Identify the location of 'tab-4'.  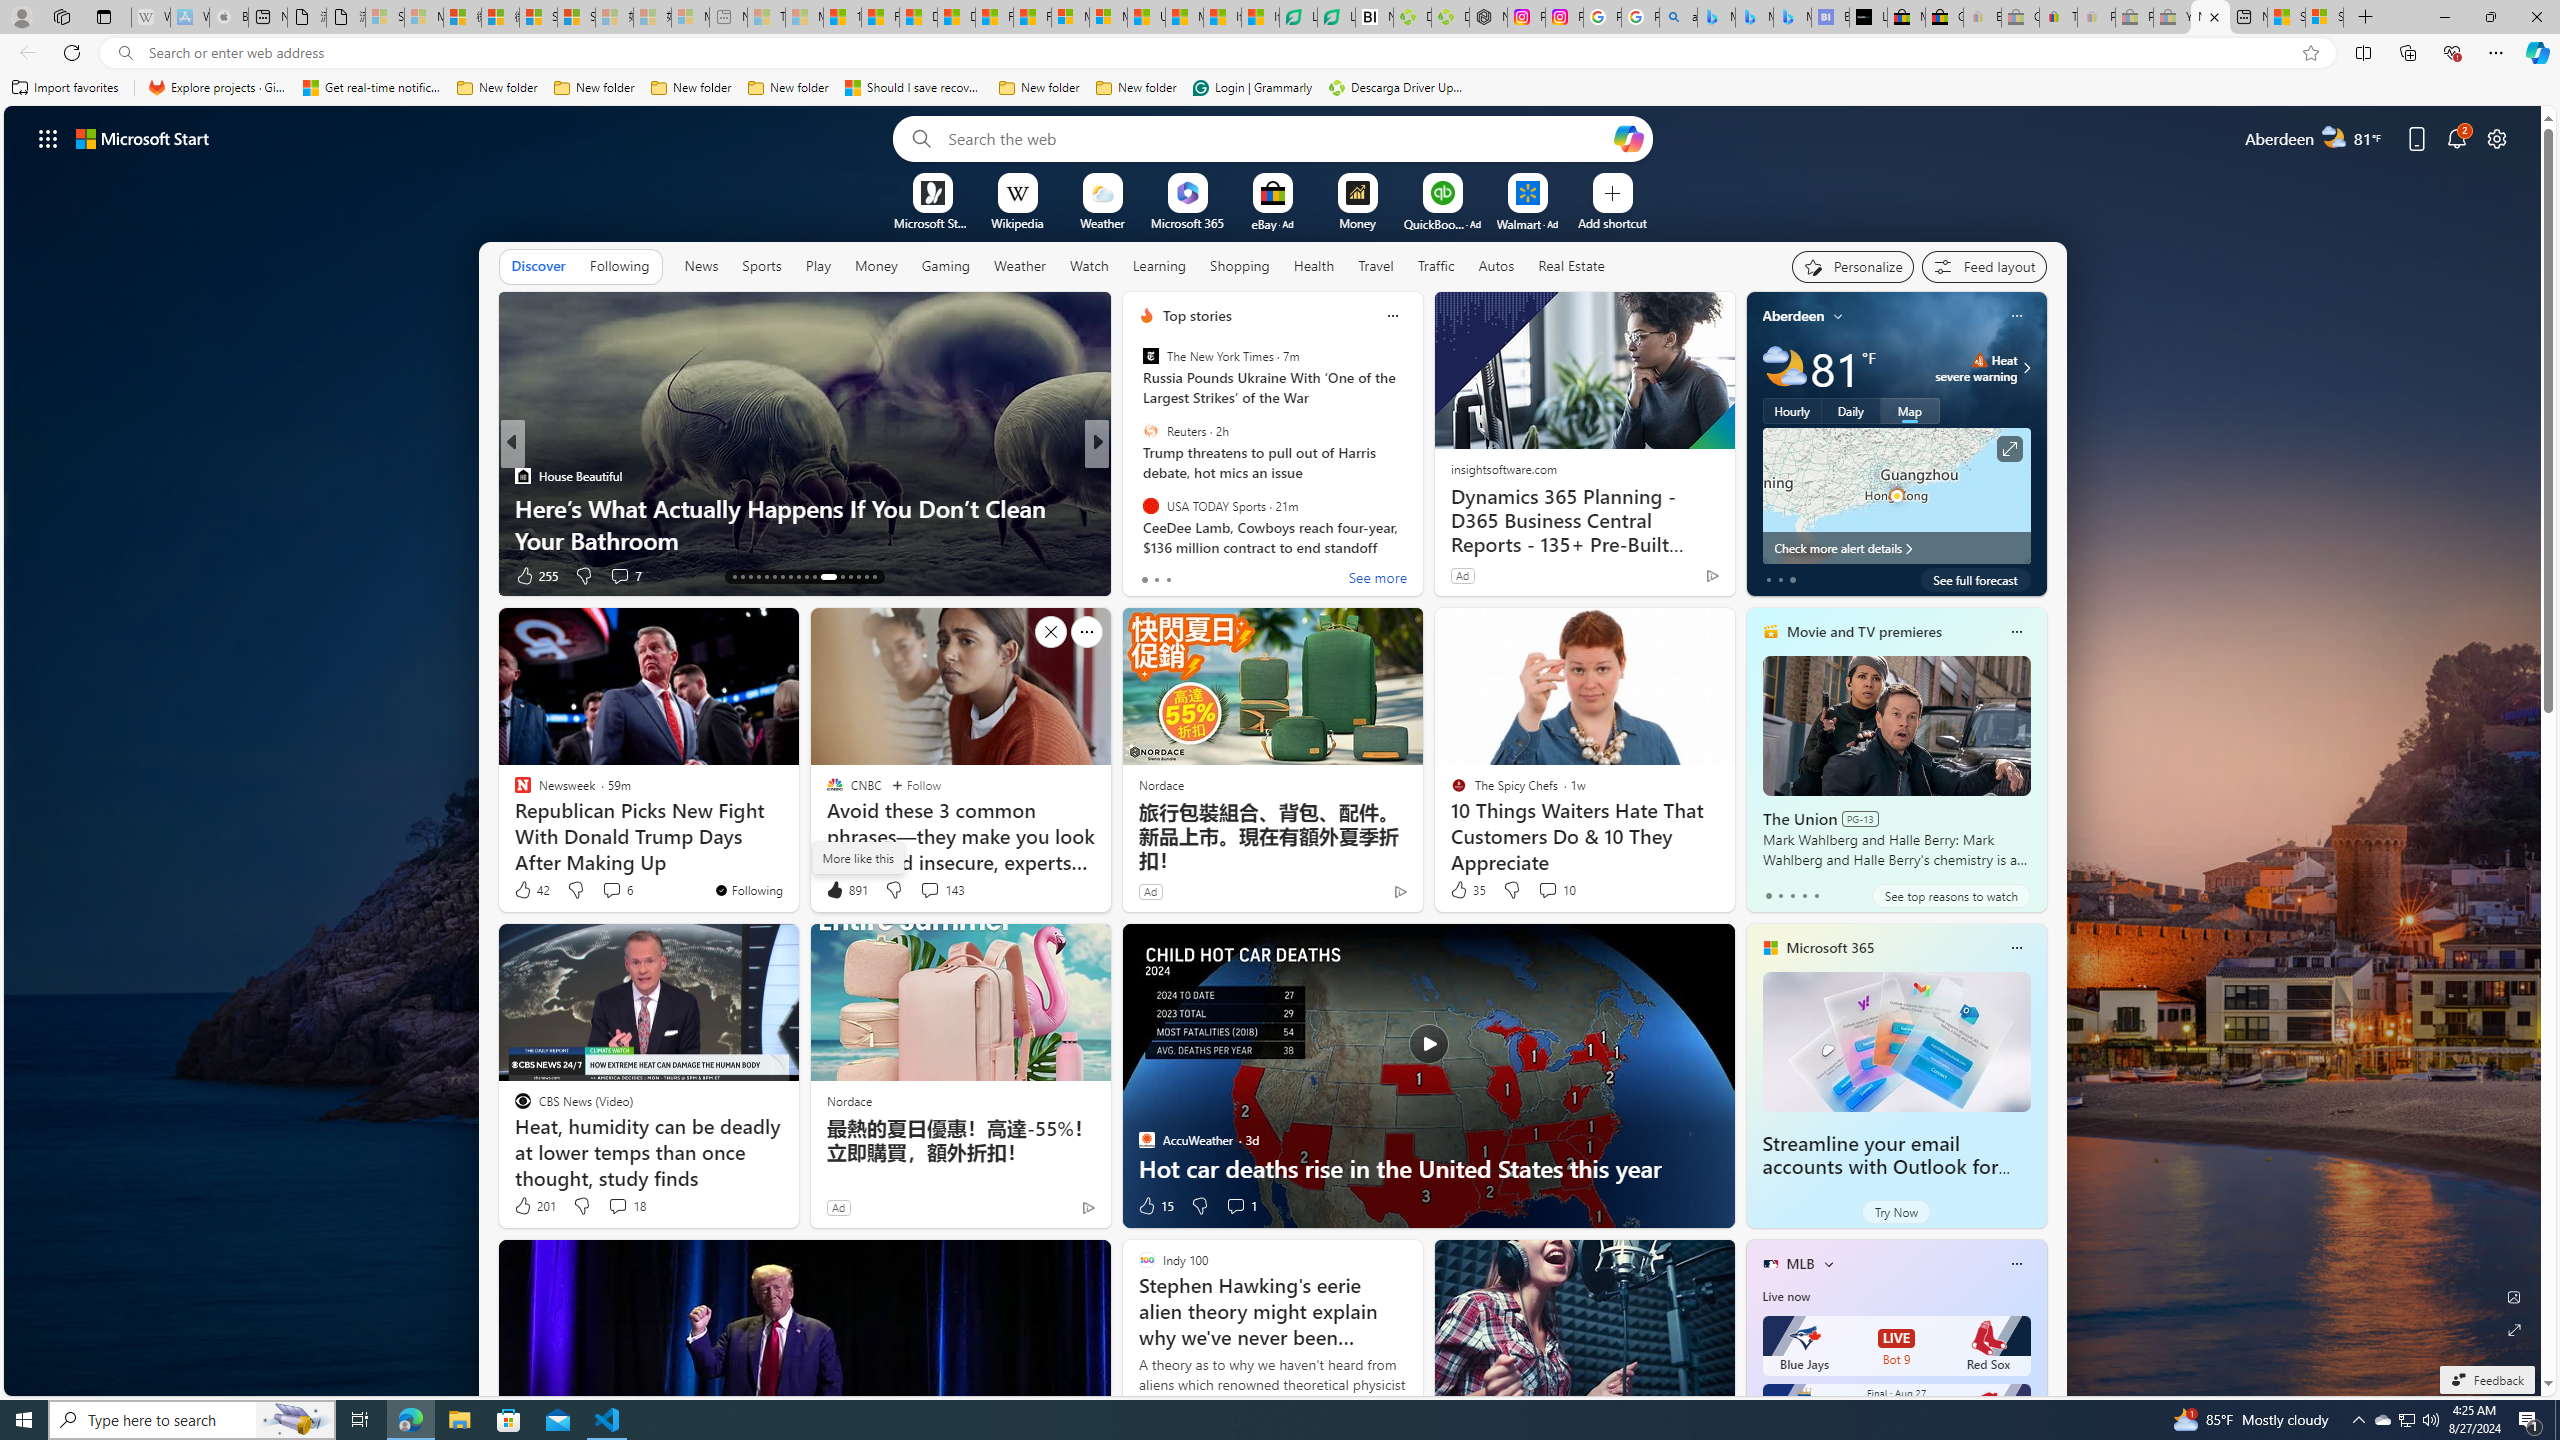
(1815, 895).